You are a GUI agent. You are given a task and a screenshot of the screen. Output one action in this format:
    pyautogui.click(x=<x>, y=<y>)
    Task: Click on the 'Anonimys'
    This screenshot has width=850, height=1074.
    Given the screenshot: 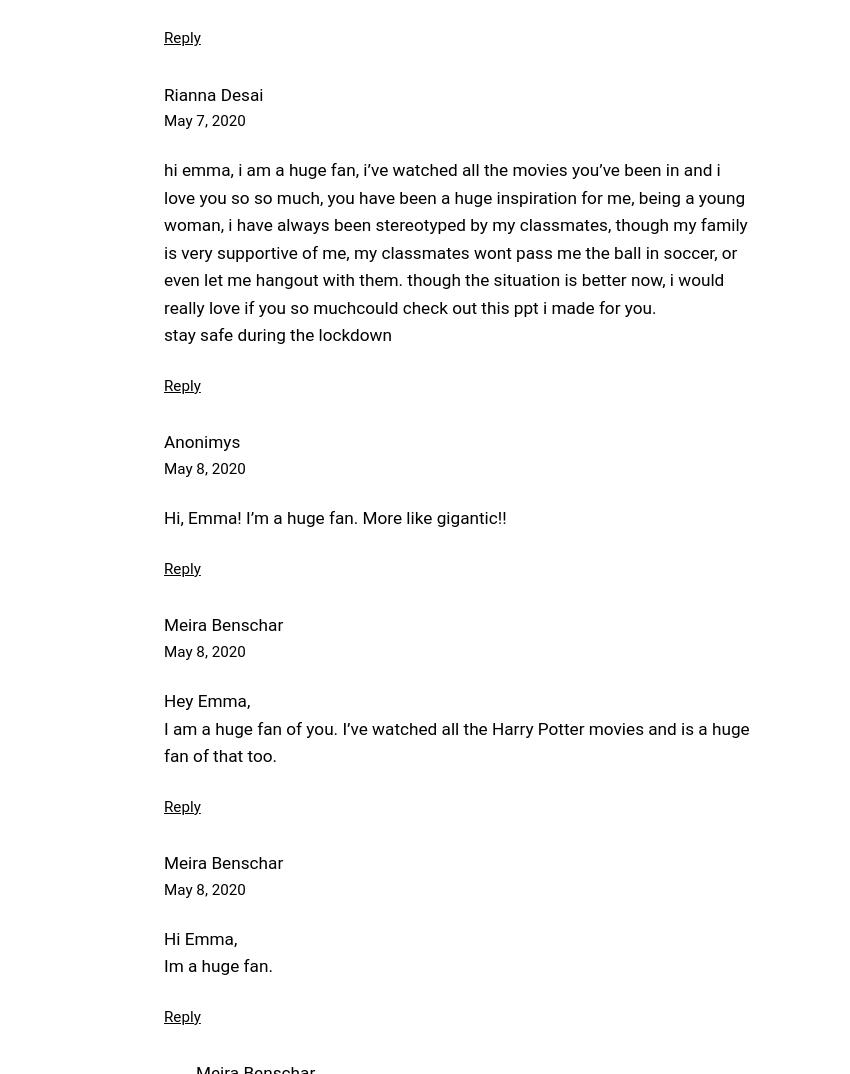 What is the action you would take?
    pyautogui.click(x=200, y=440)
    